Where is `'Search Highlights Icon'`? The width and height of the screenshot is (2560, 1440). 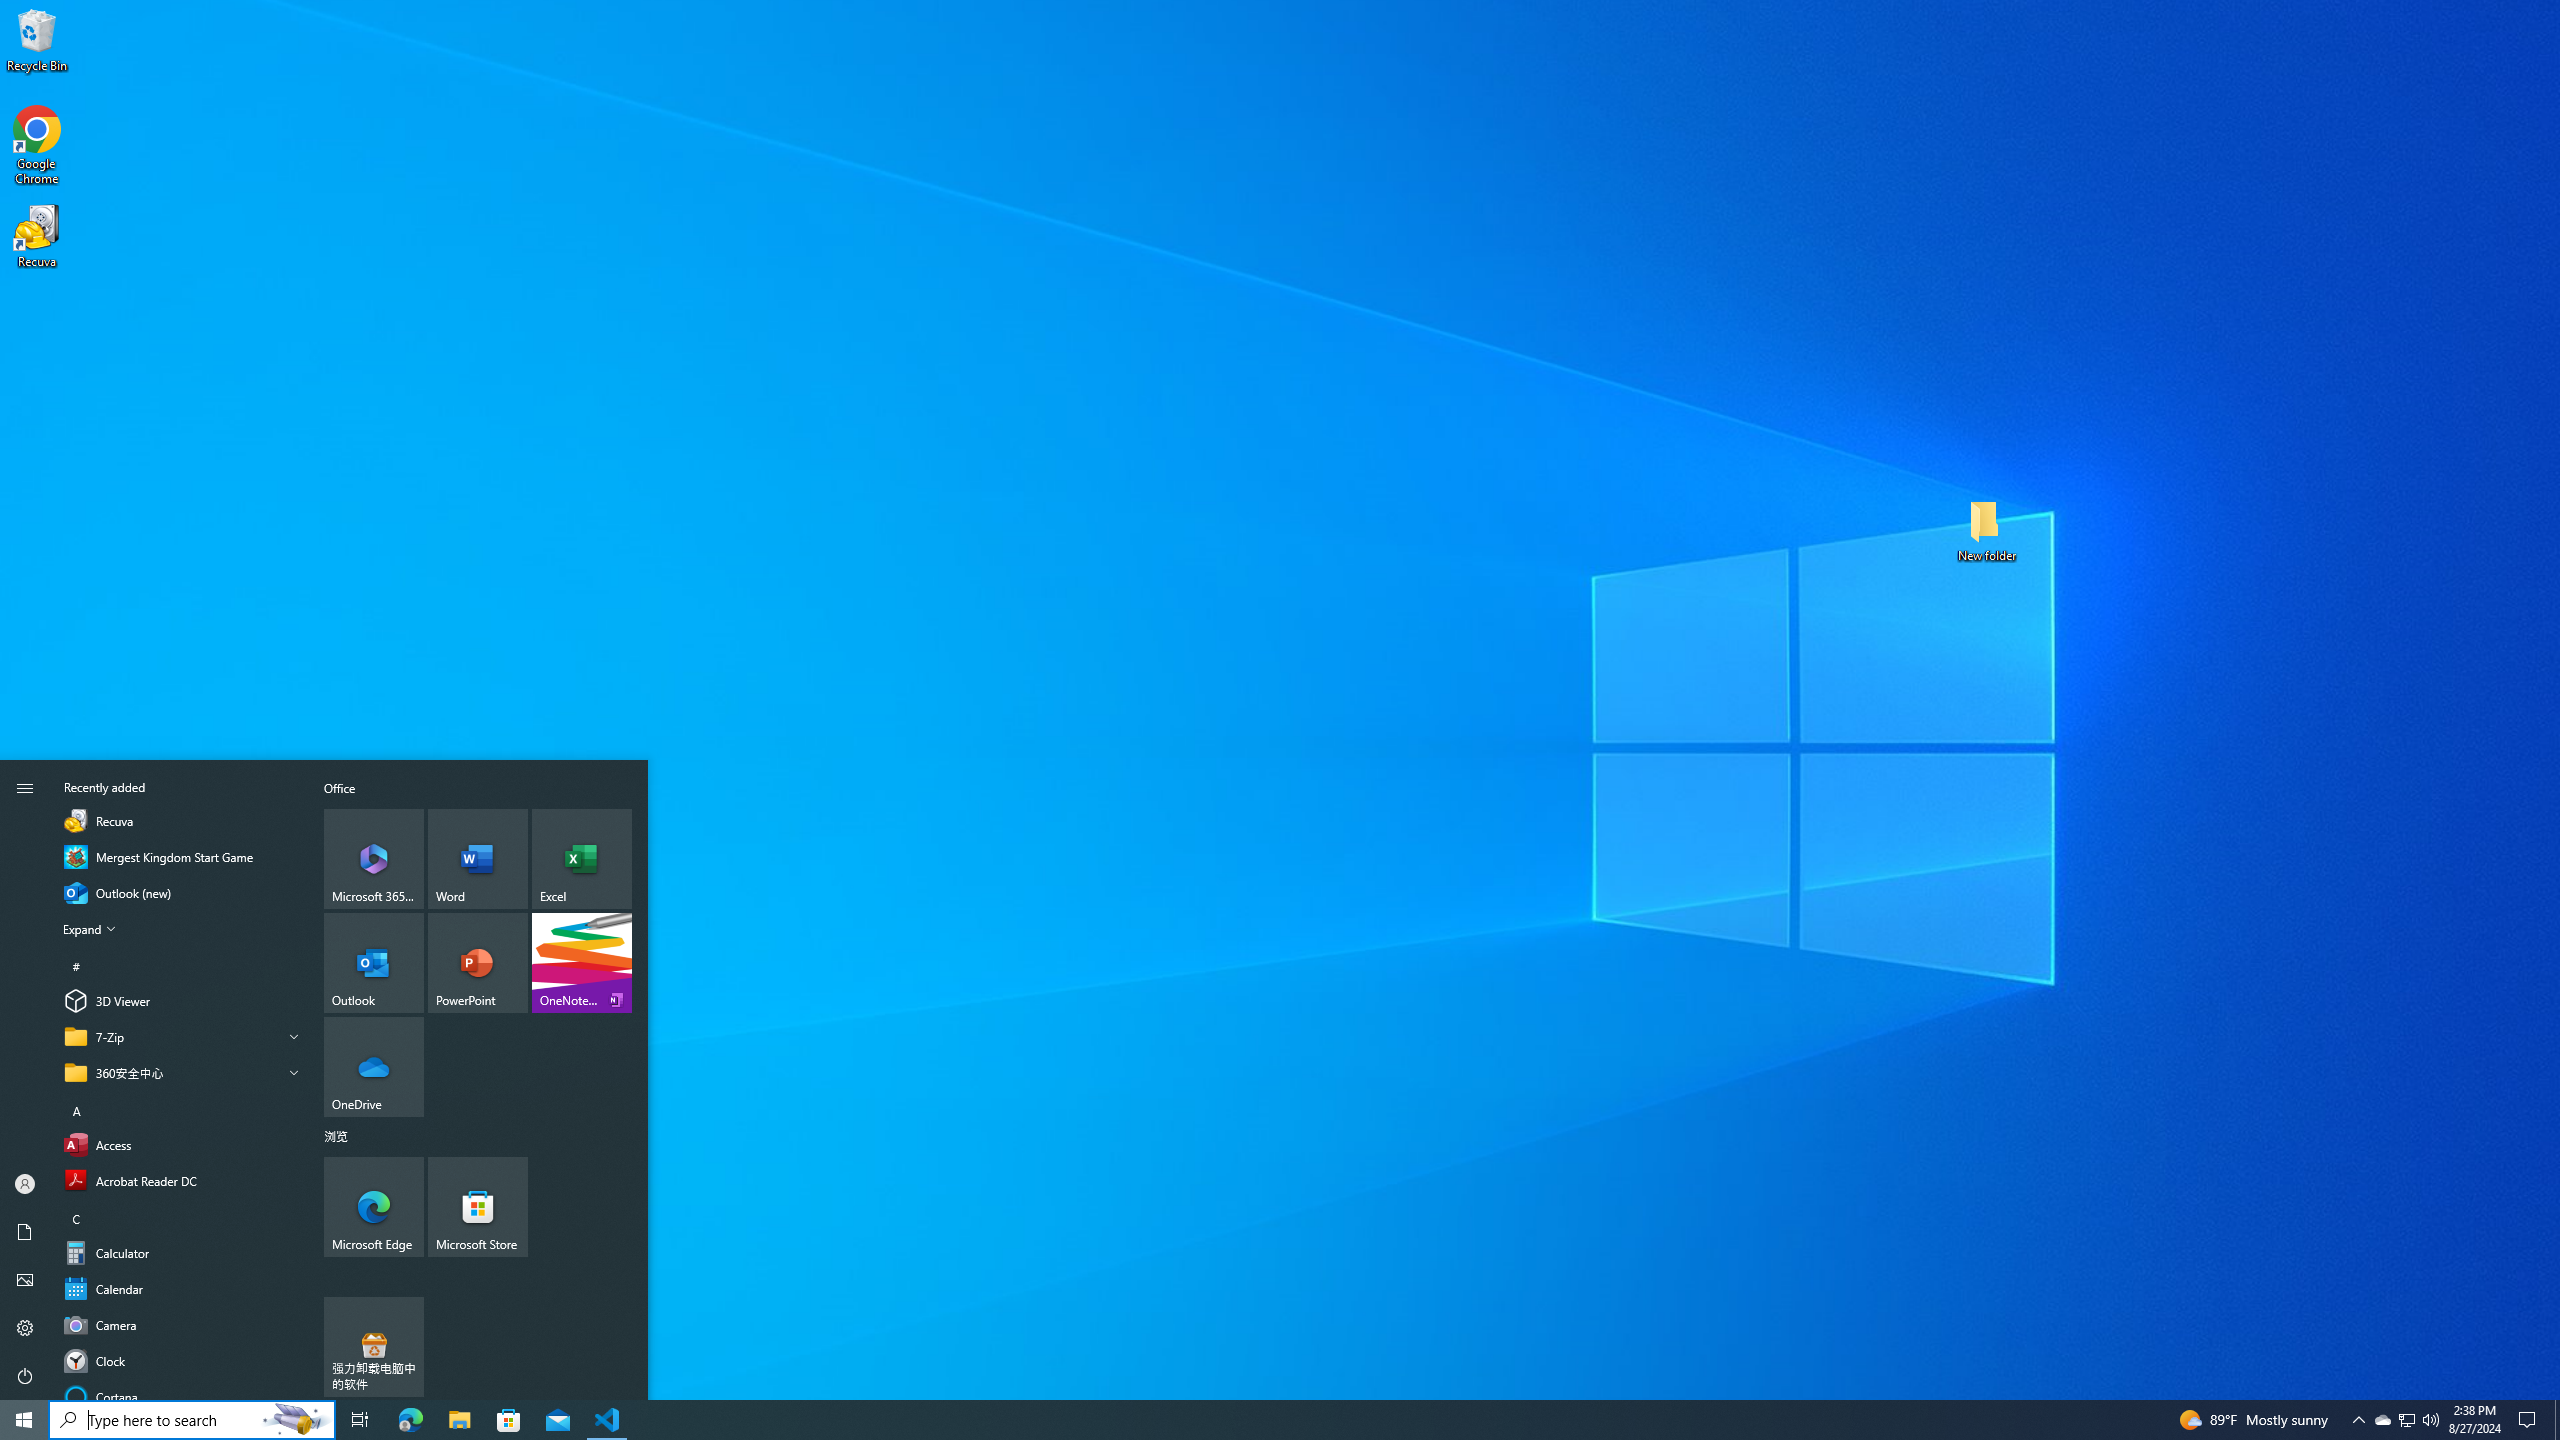
'Search Highlights Icon' is located at coordinates (294, 1418).